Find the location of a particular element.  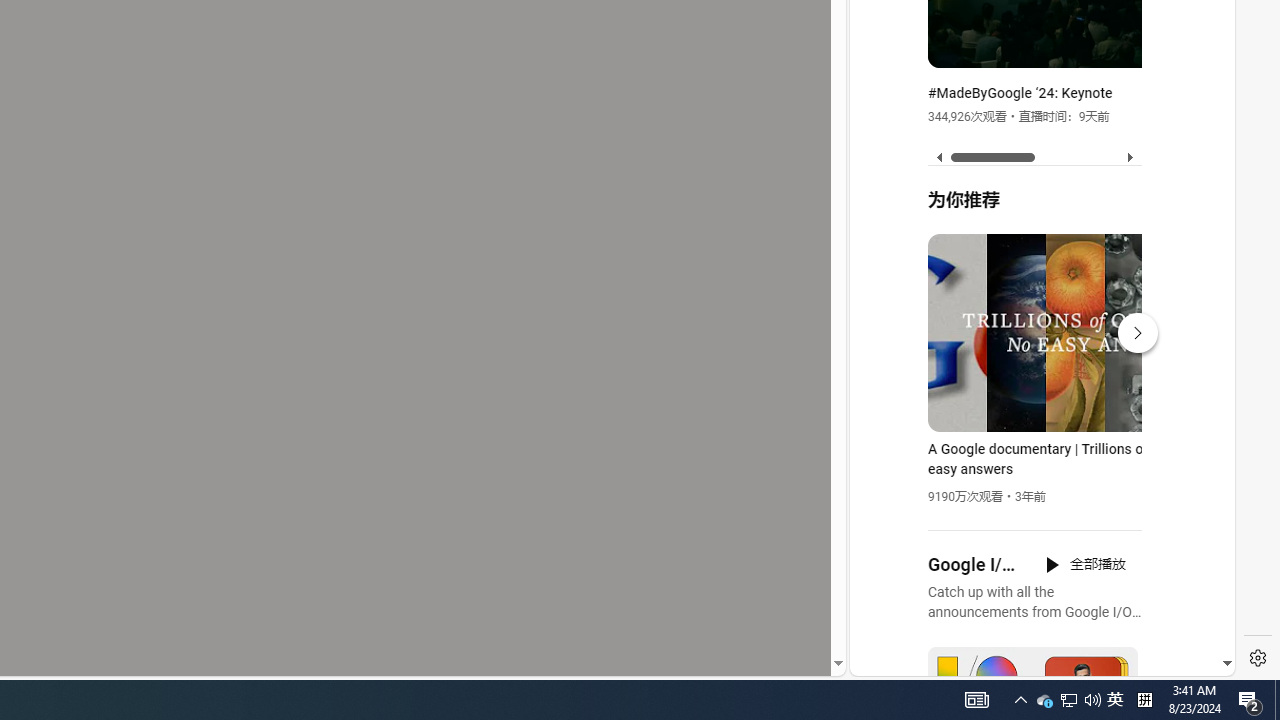

'YouTube' is located at coordinates (1034, 431).